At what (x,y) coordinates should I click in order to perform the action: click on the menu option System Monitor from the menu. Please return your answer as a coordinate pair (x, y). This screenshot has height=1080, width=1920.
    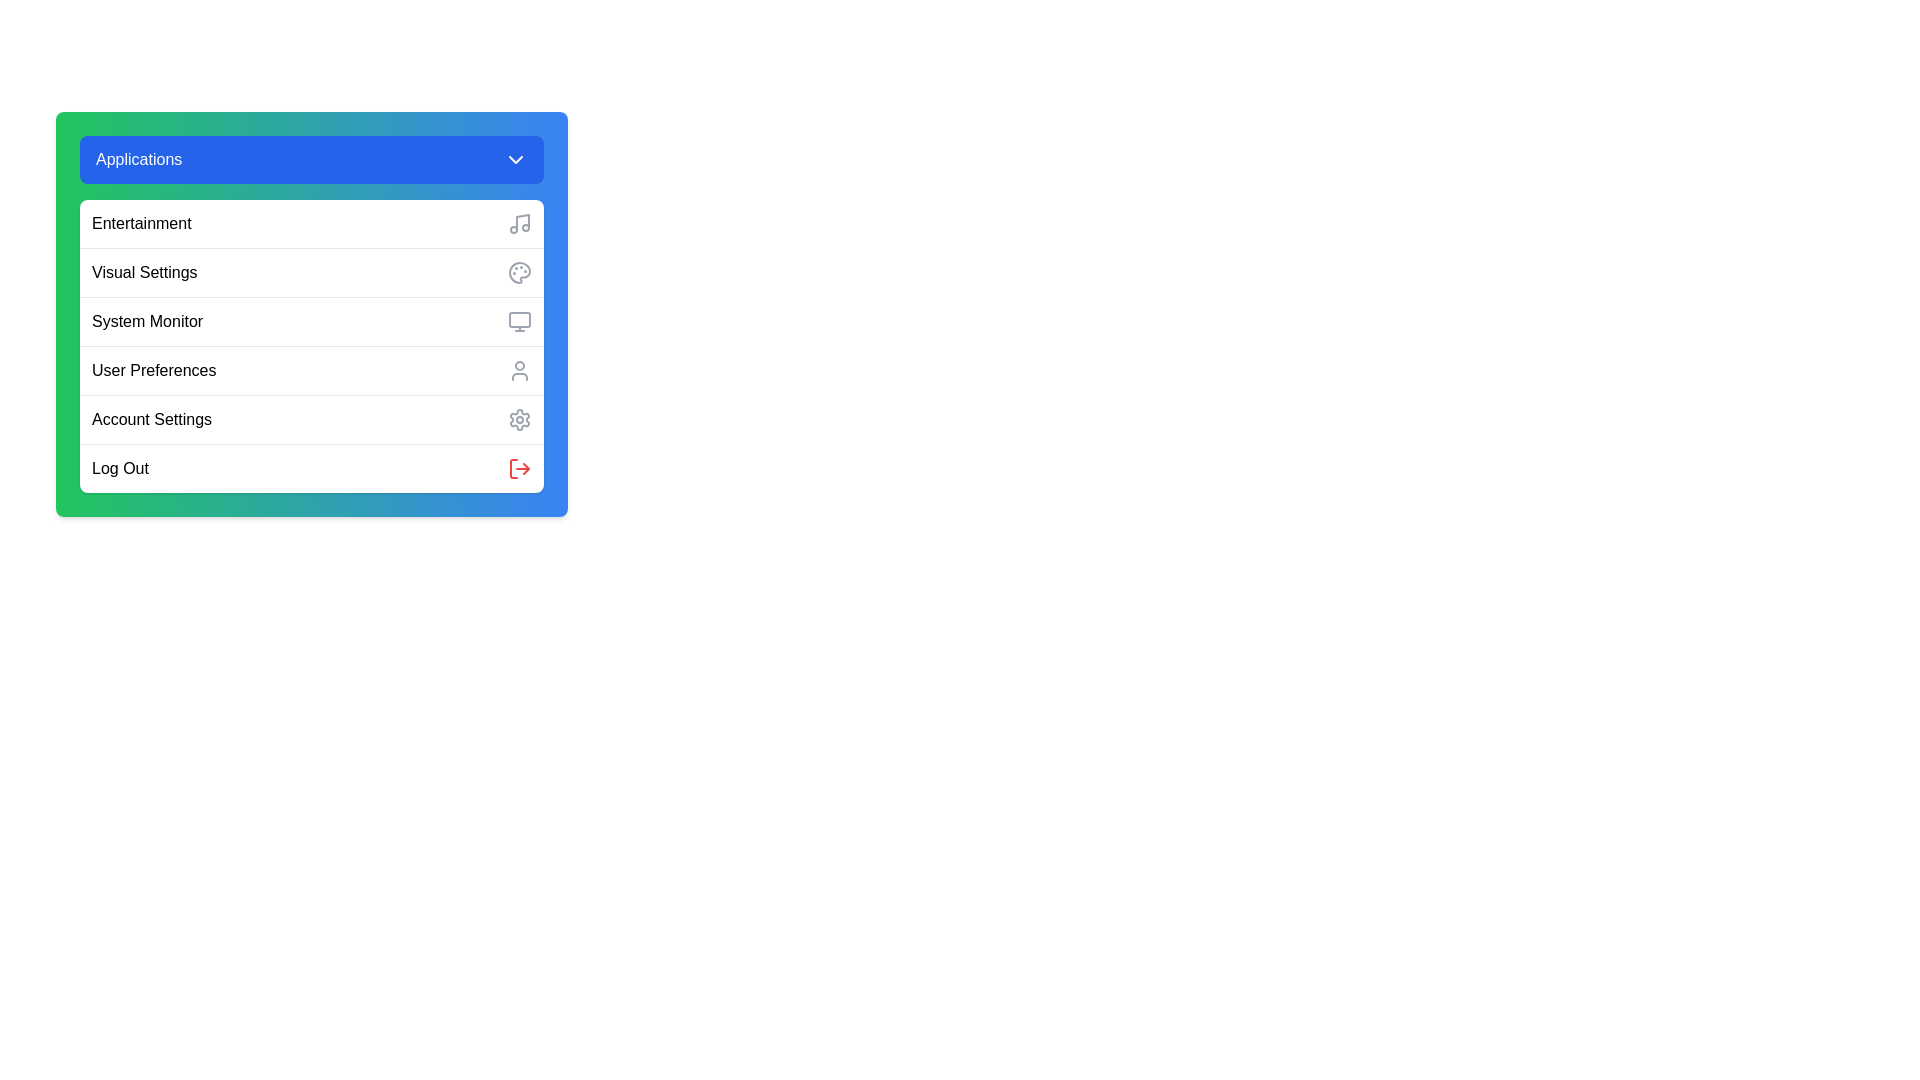
    Looking at the image, I should click on (311, 320).